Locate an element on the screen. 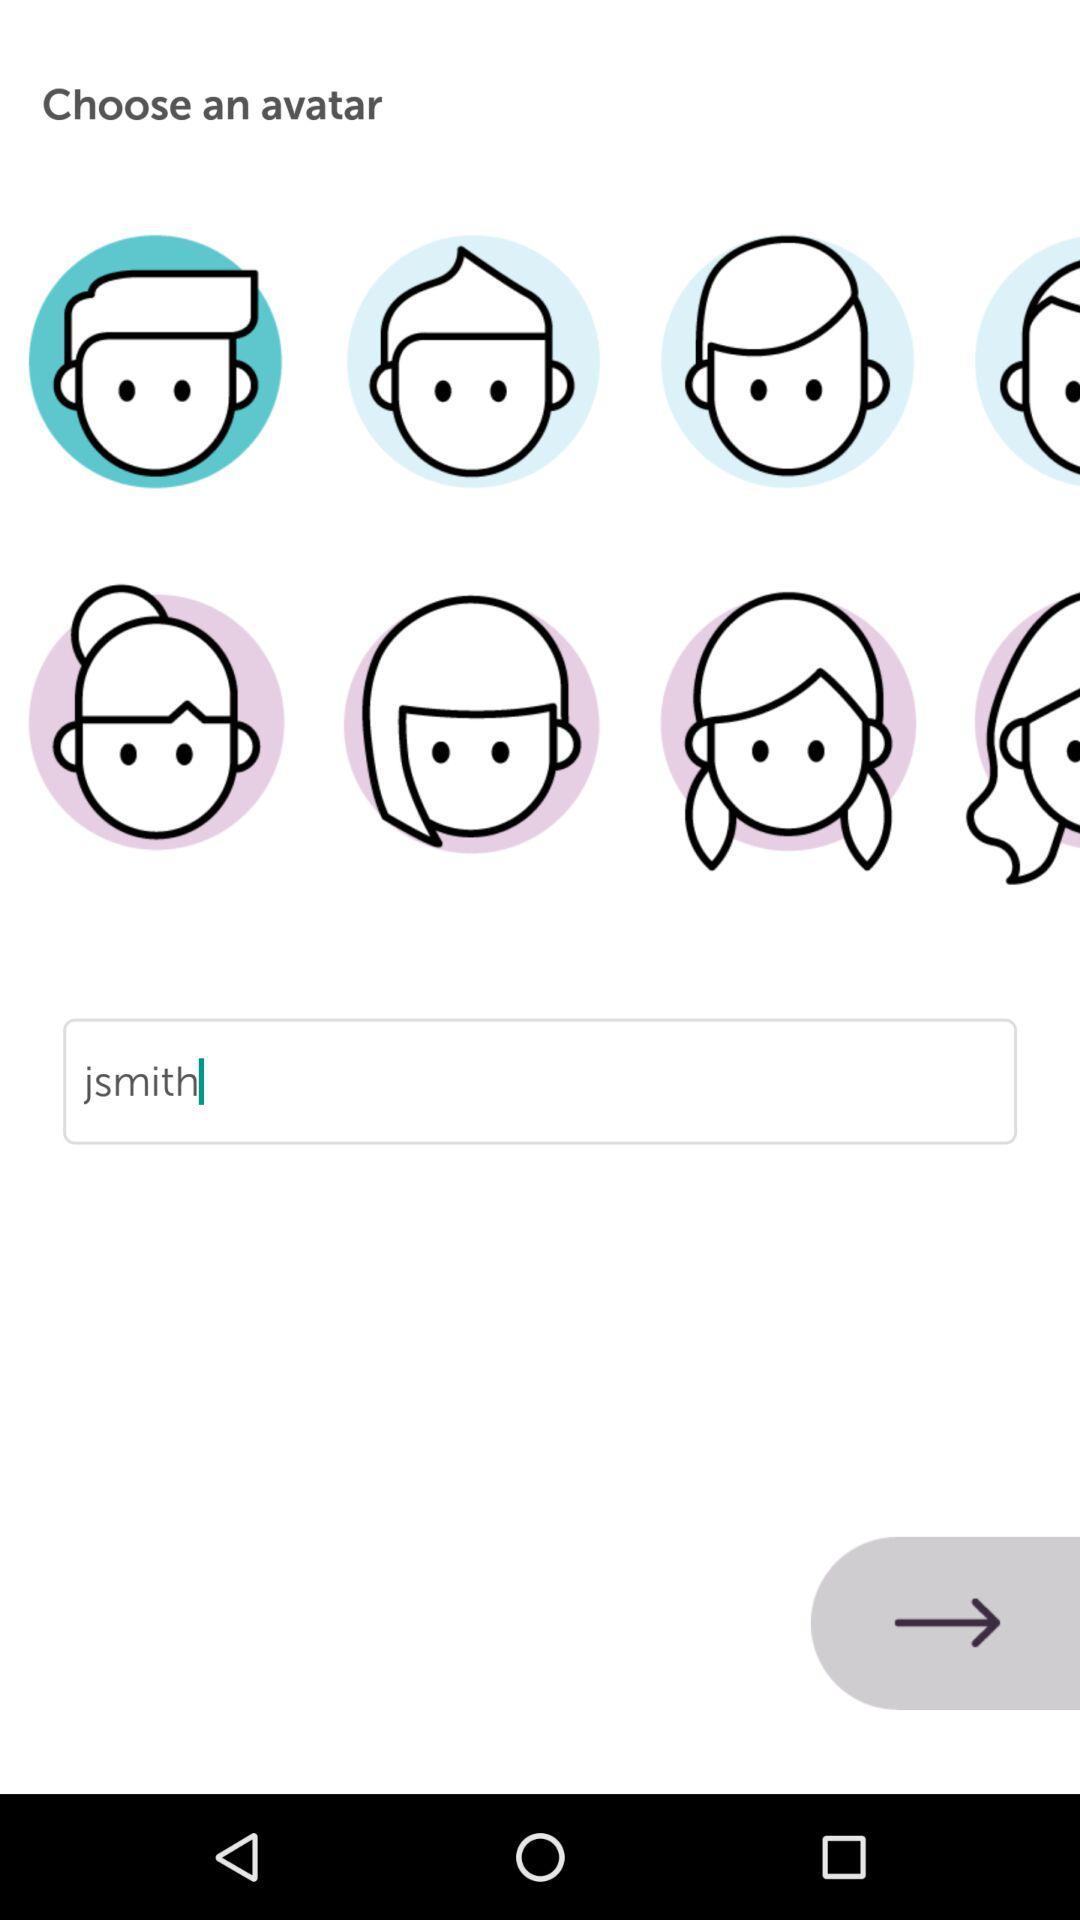 Image resolution: width=1080 pixels, height=1920 pixels. choose avatar option is located at coordinates (156, 391).